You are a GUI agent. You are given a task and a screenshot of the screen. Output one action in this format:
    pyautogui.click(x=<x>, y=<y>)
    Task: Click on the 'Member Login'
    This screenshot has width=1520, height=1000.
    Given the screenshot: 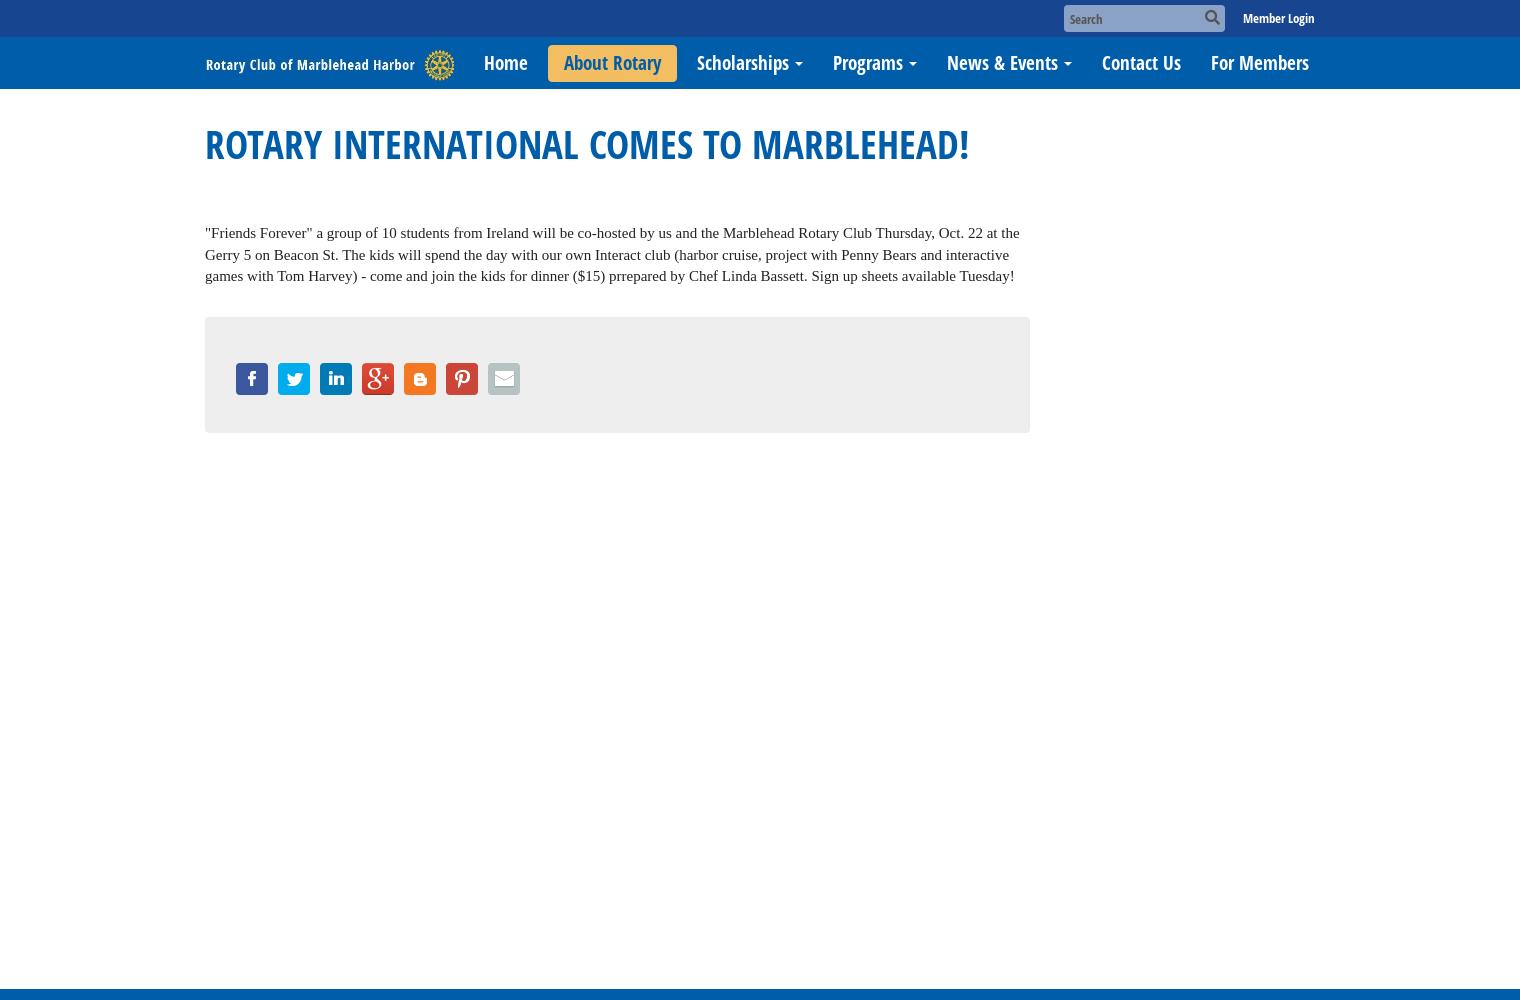 What is the action you would take?
    pyautogui.click(x=1278, y=18)
    